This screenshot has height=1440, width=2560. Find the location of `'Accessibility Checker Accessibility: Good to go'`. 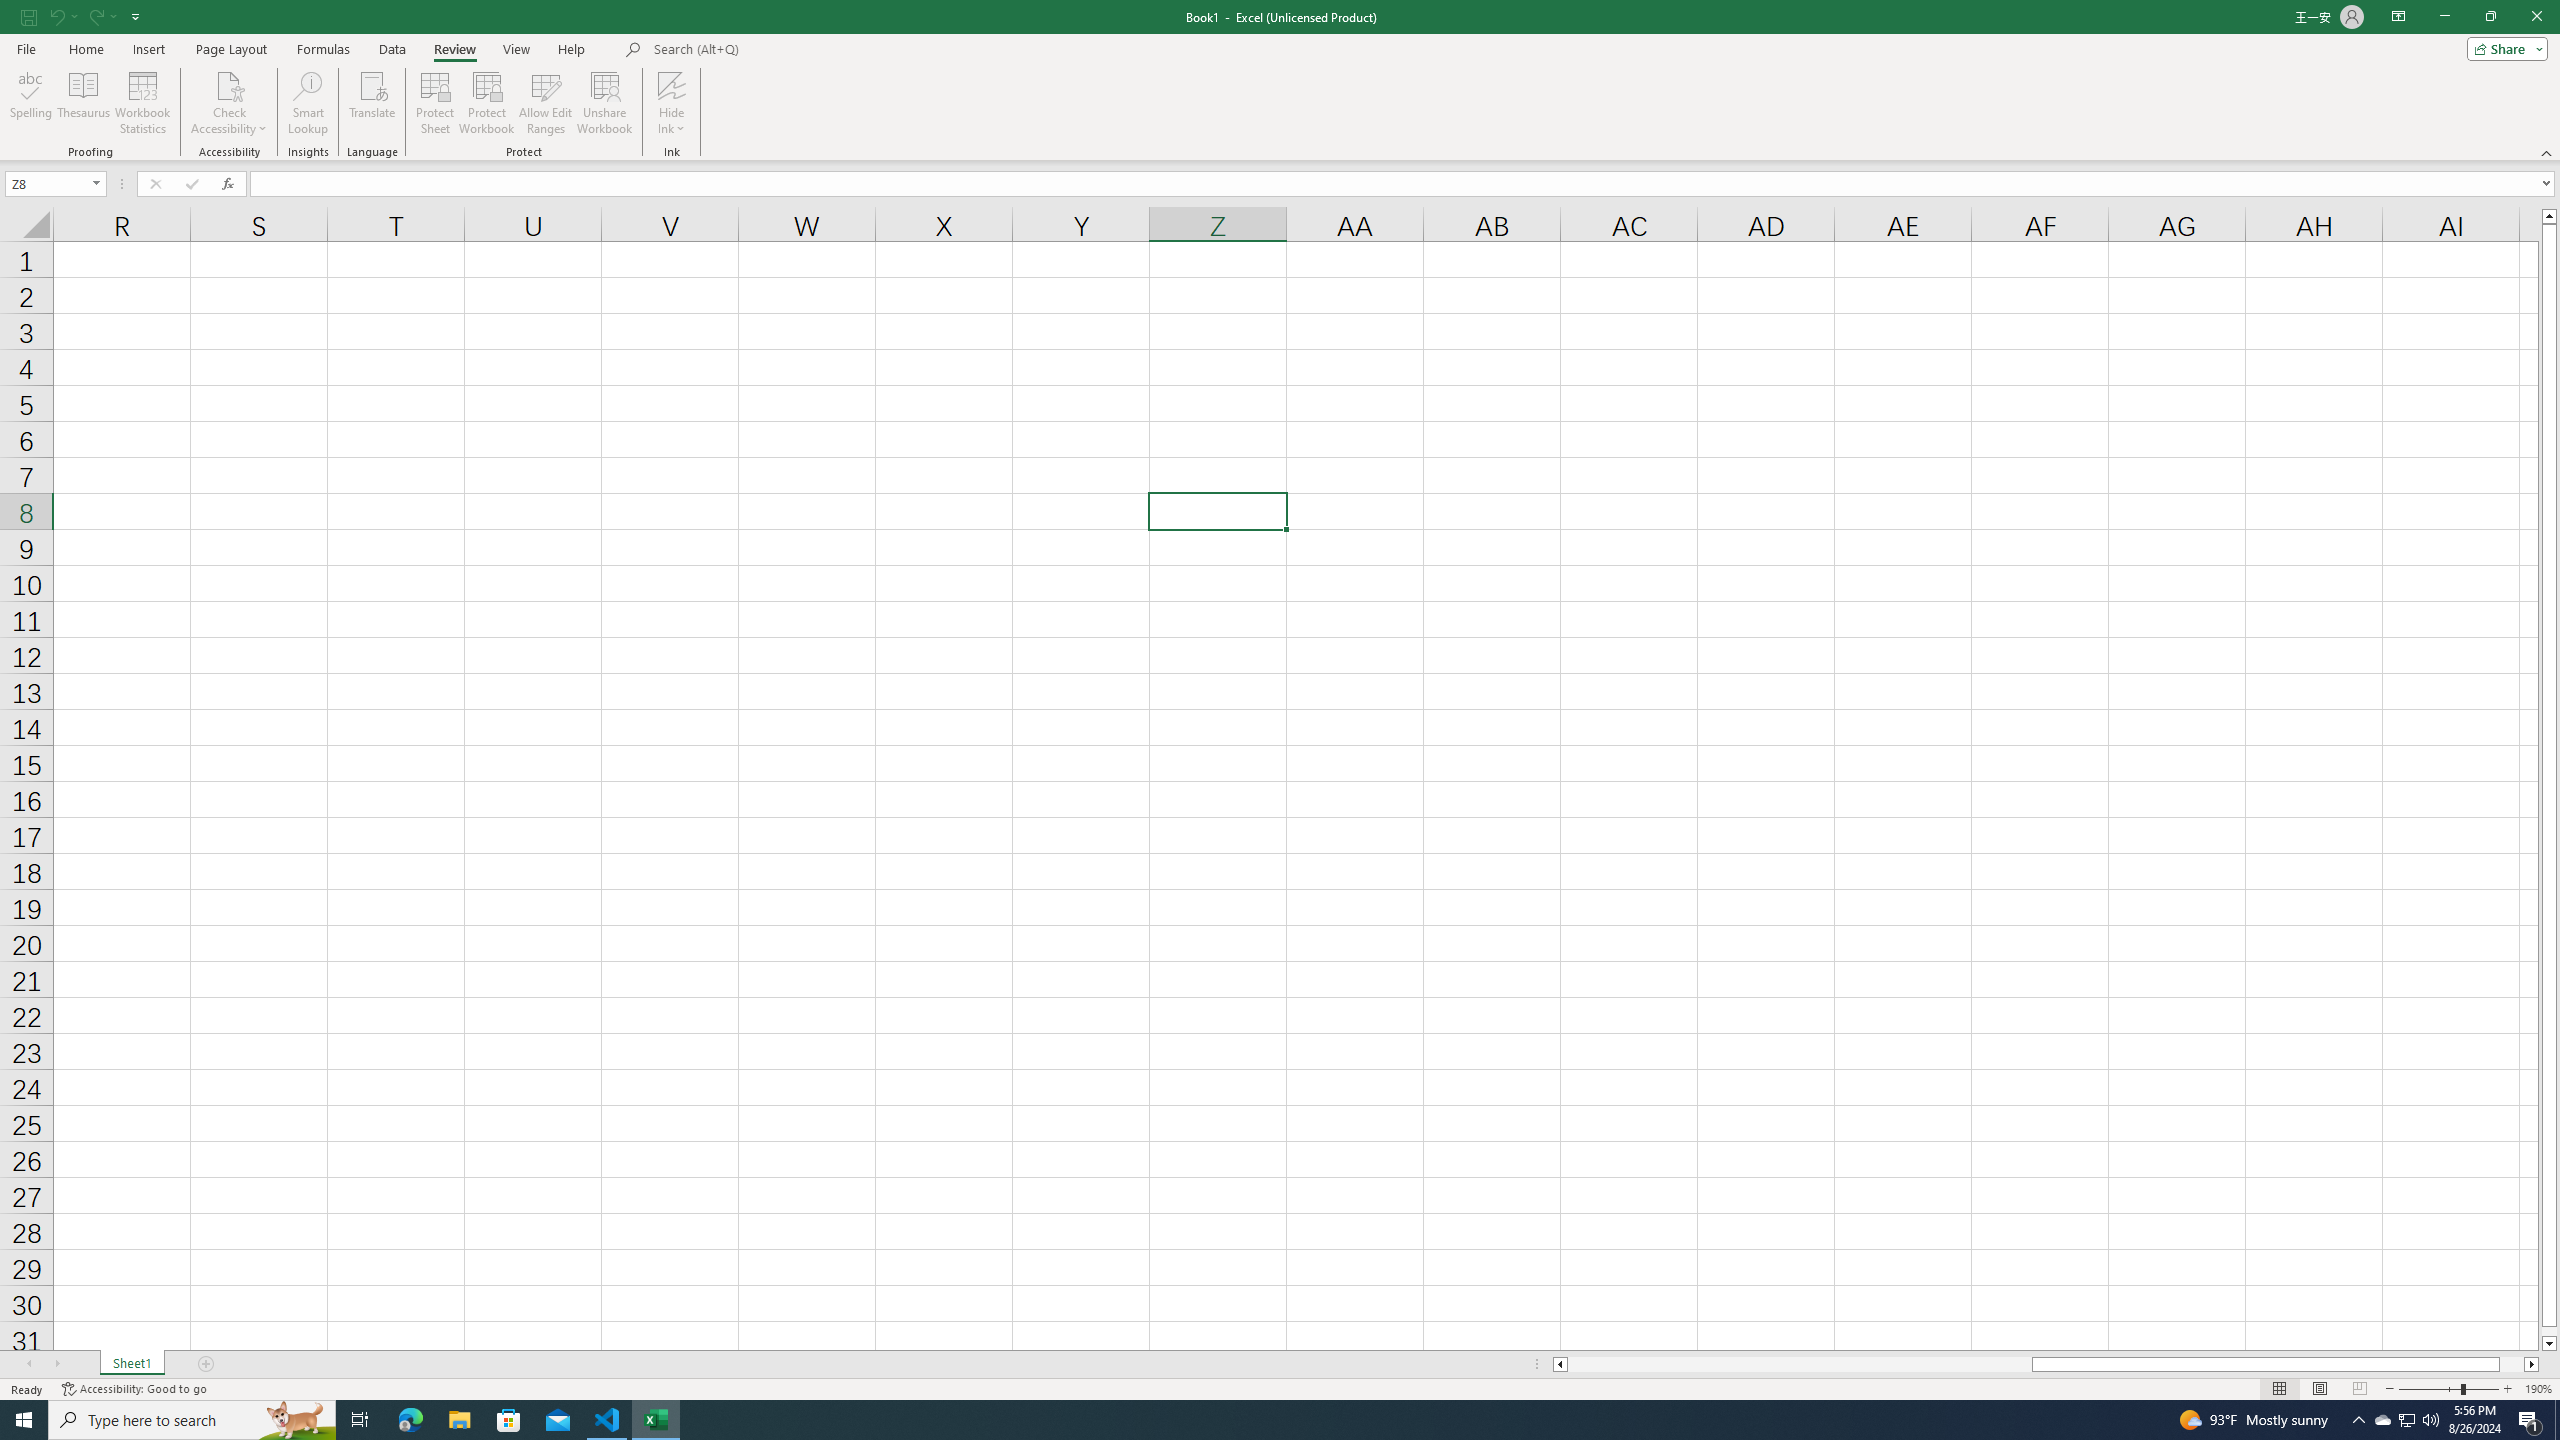

'Accessibility Checker Accessibility: Good to go' is located at coordinates (134, 1389).